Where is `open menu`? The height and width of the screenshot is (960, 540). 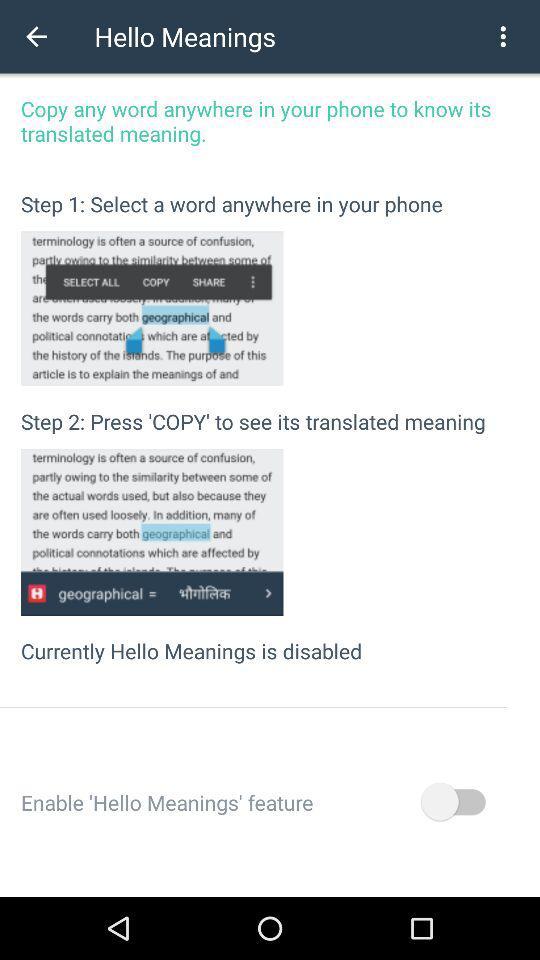
open menu is located at coordinates (502, 35).